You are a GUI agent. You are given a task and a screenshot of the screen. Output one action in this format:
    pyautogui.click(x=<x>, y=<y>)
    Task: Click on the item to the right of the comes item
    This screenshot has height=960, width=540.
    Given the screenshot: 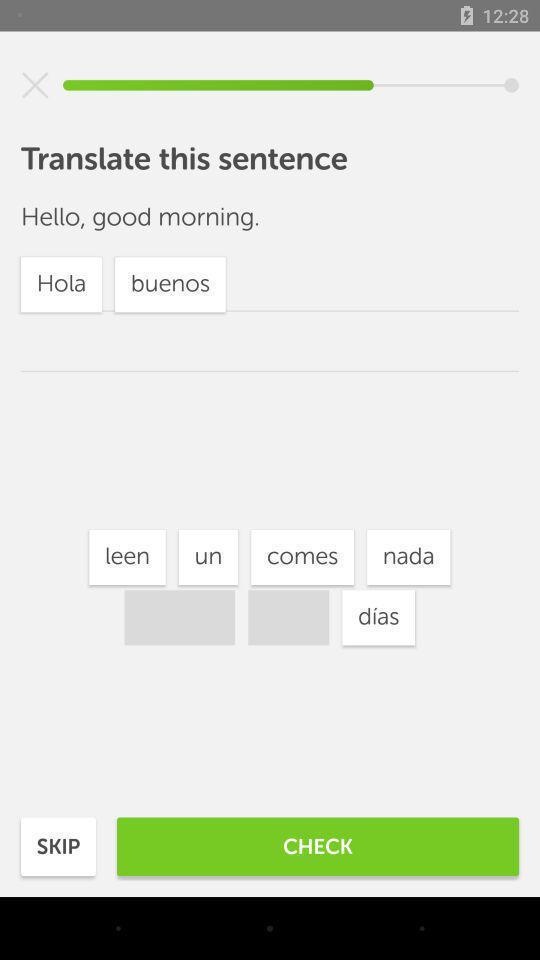 What is the action you would take?
    pyautogui.click(x=407, y=557)
    